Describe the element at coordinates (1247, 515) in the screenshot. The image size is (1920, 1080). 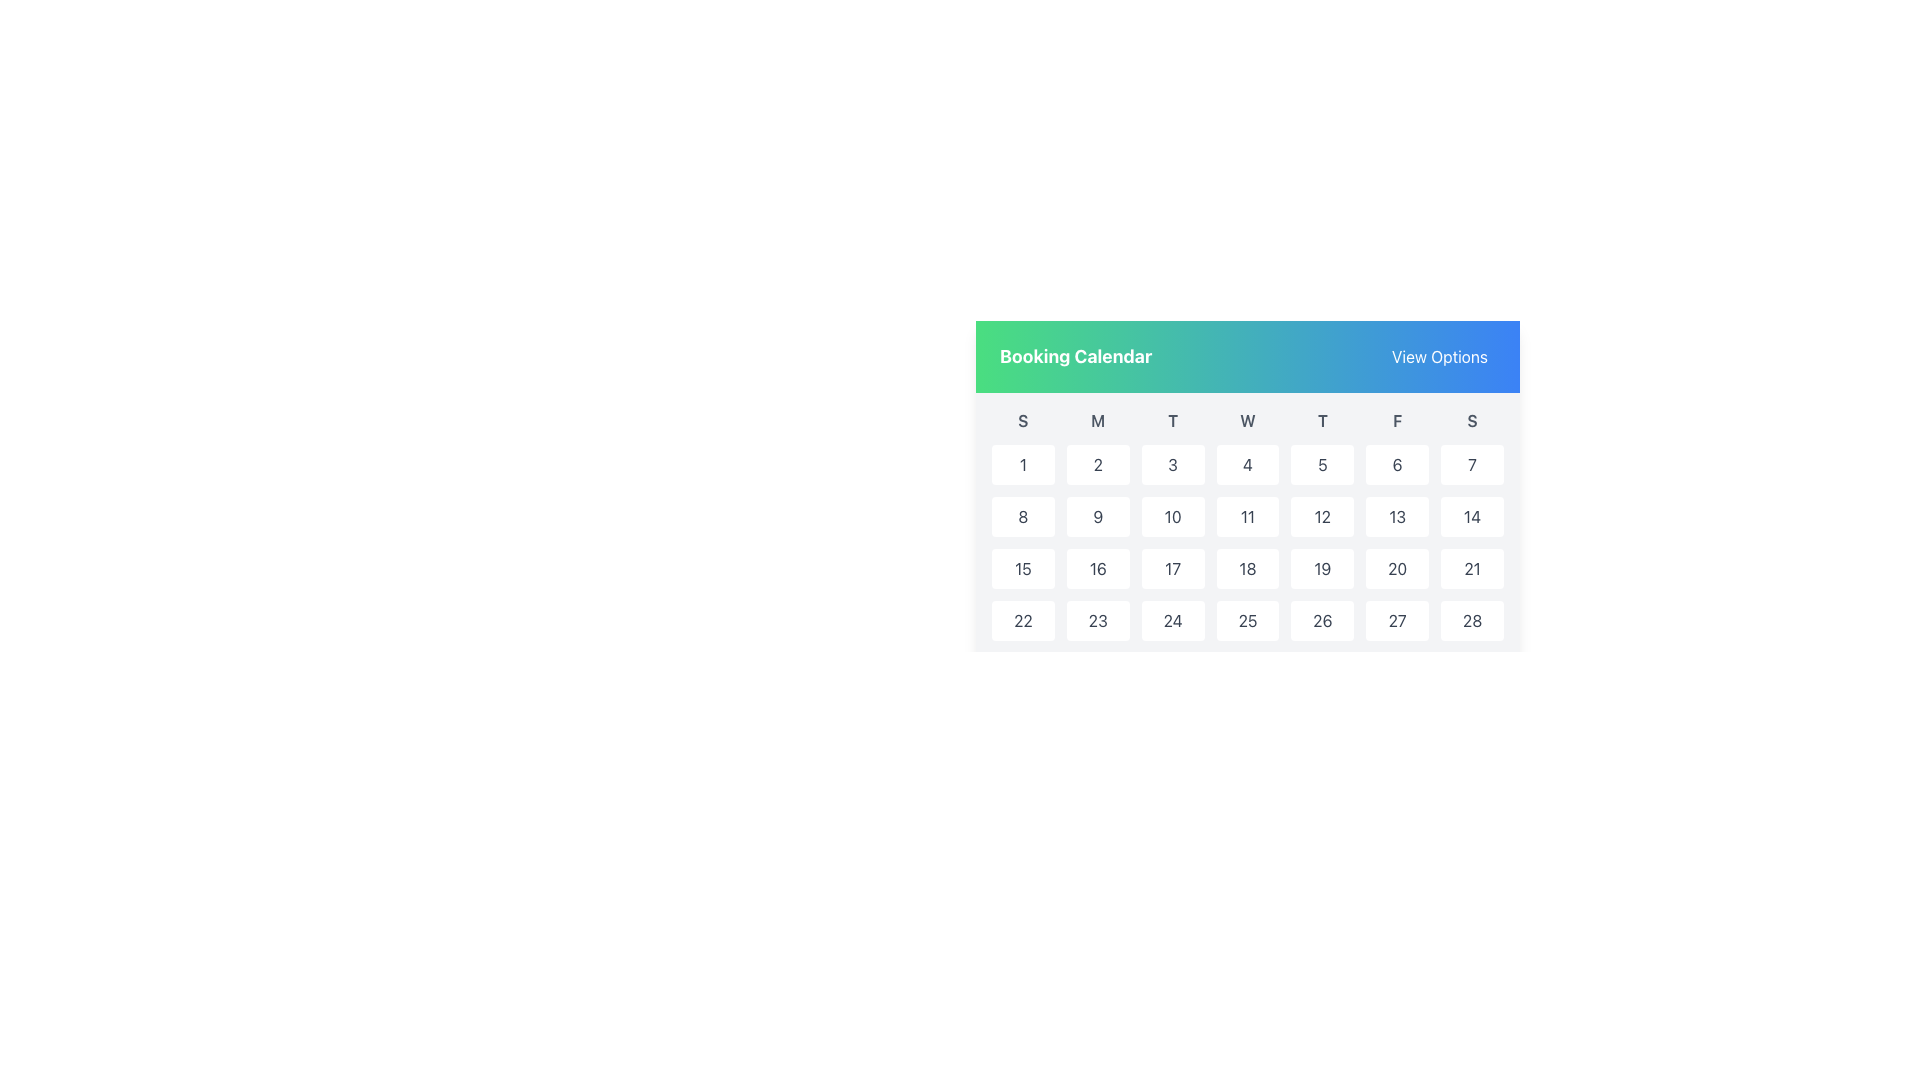
I see `the textual date element displaying '11' within the calendar grid` at that location.